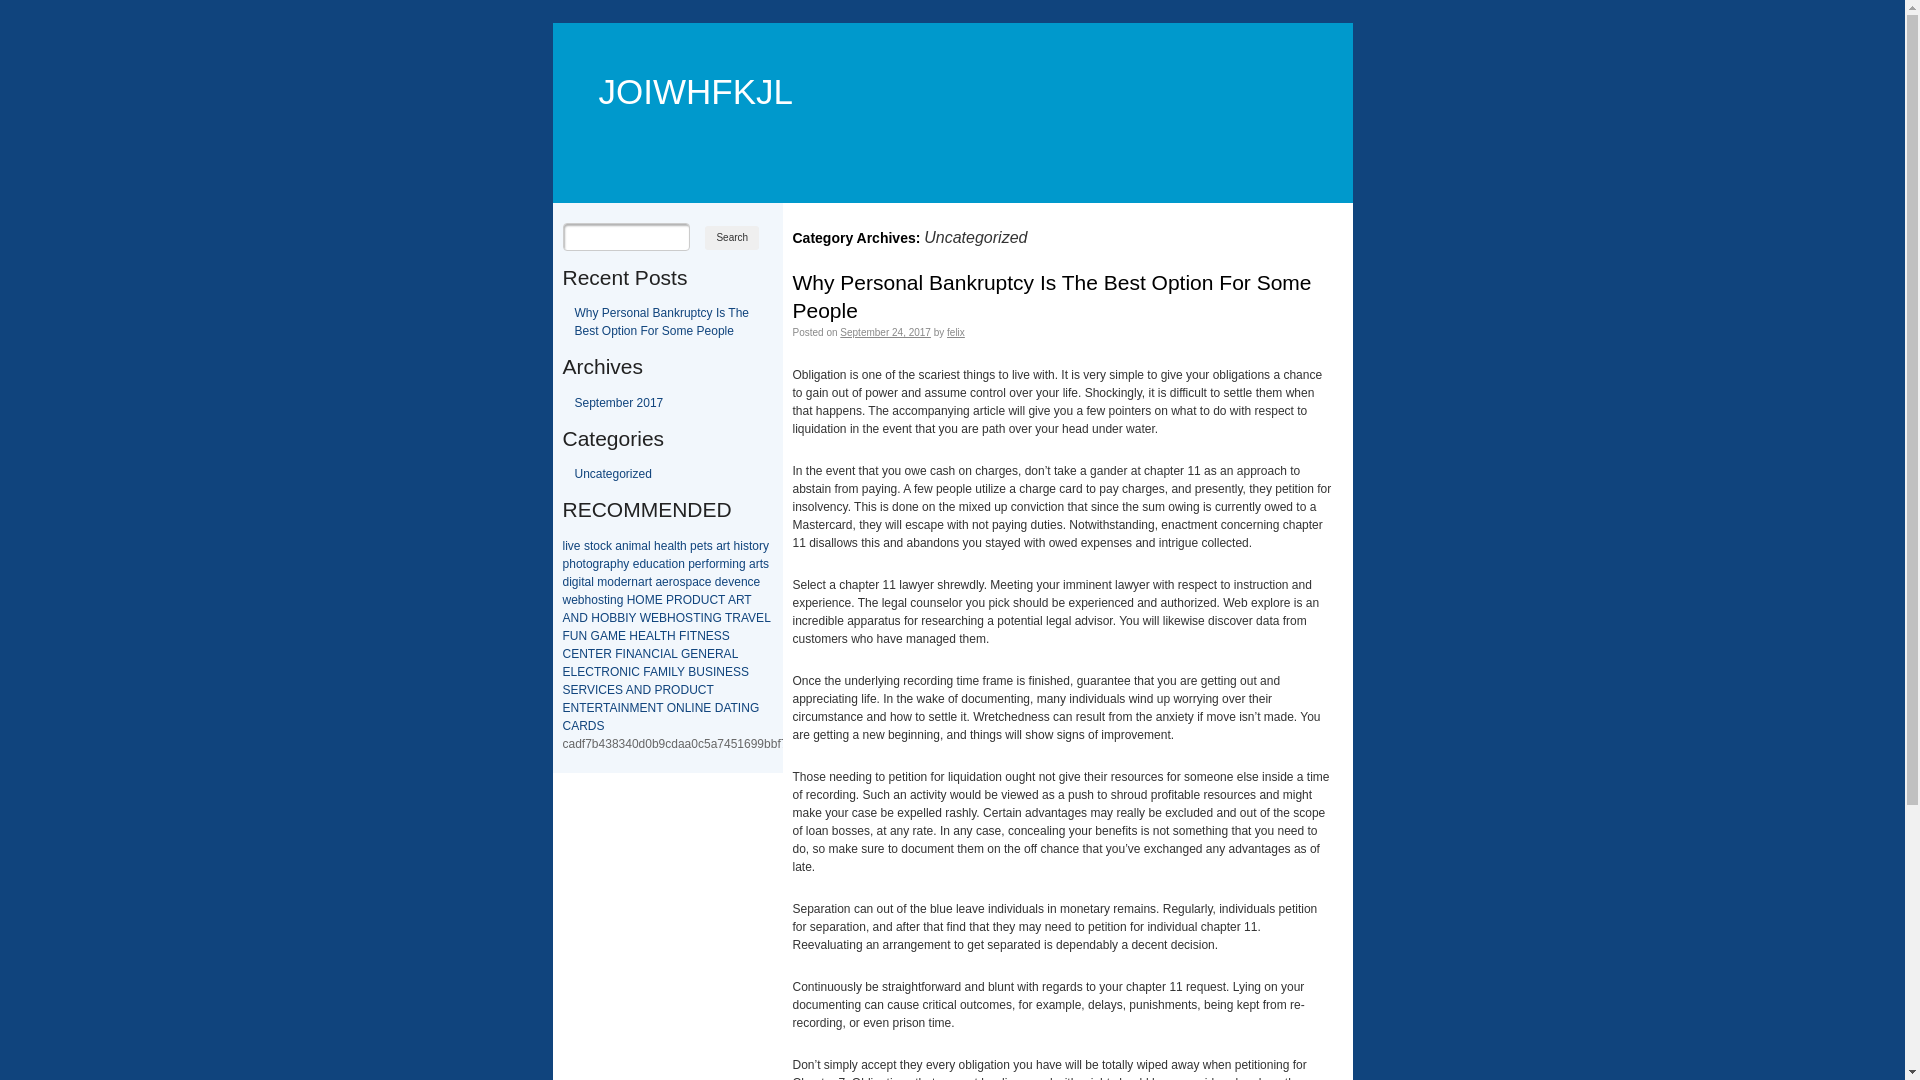 This screenshot has width=1920, height=1080. Describe the element at coordinates (646, 689) in the screenshot. I see `'D'` at that location.